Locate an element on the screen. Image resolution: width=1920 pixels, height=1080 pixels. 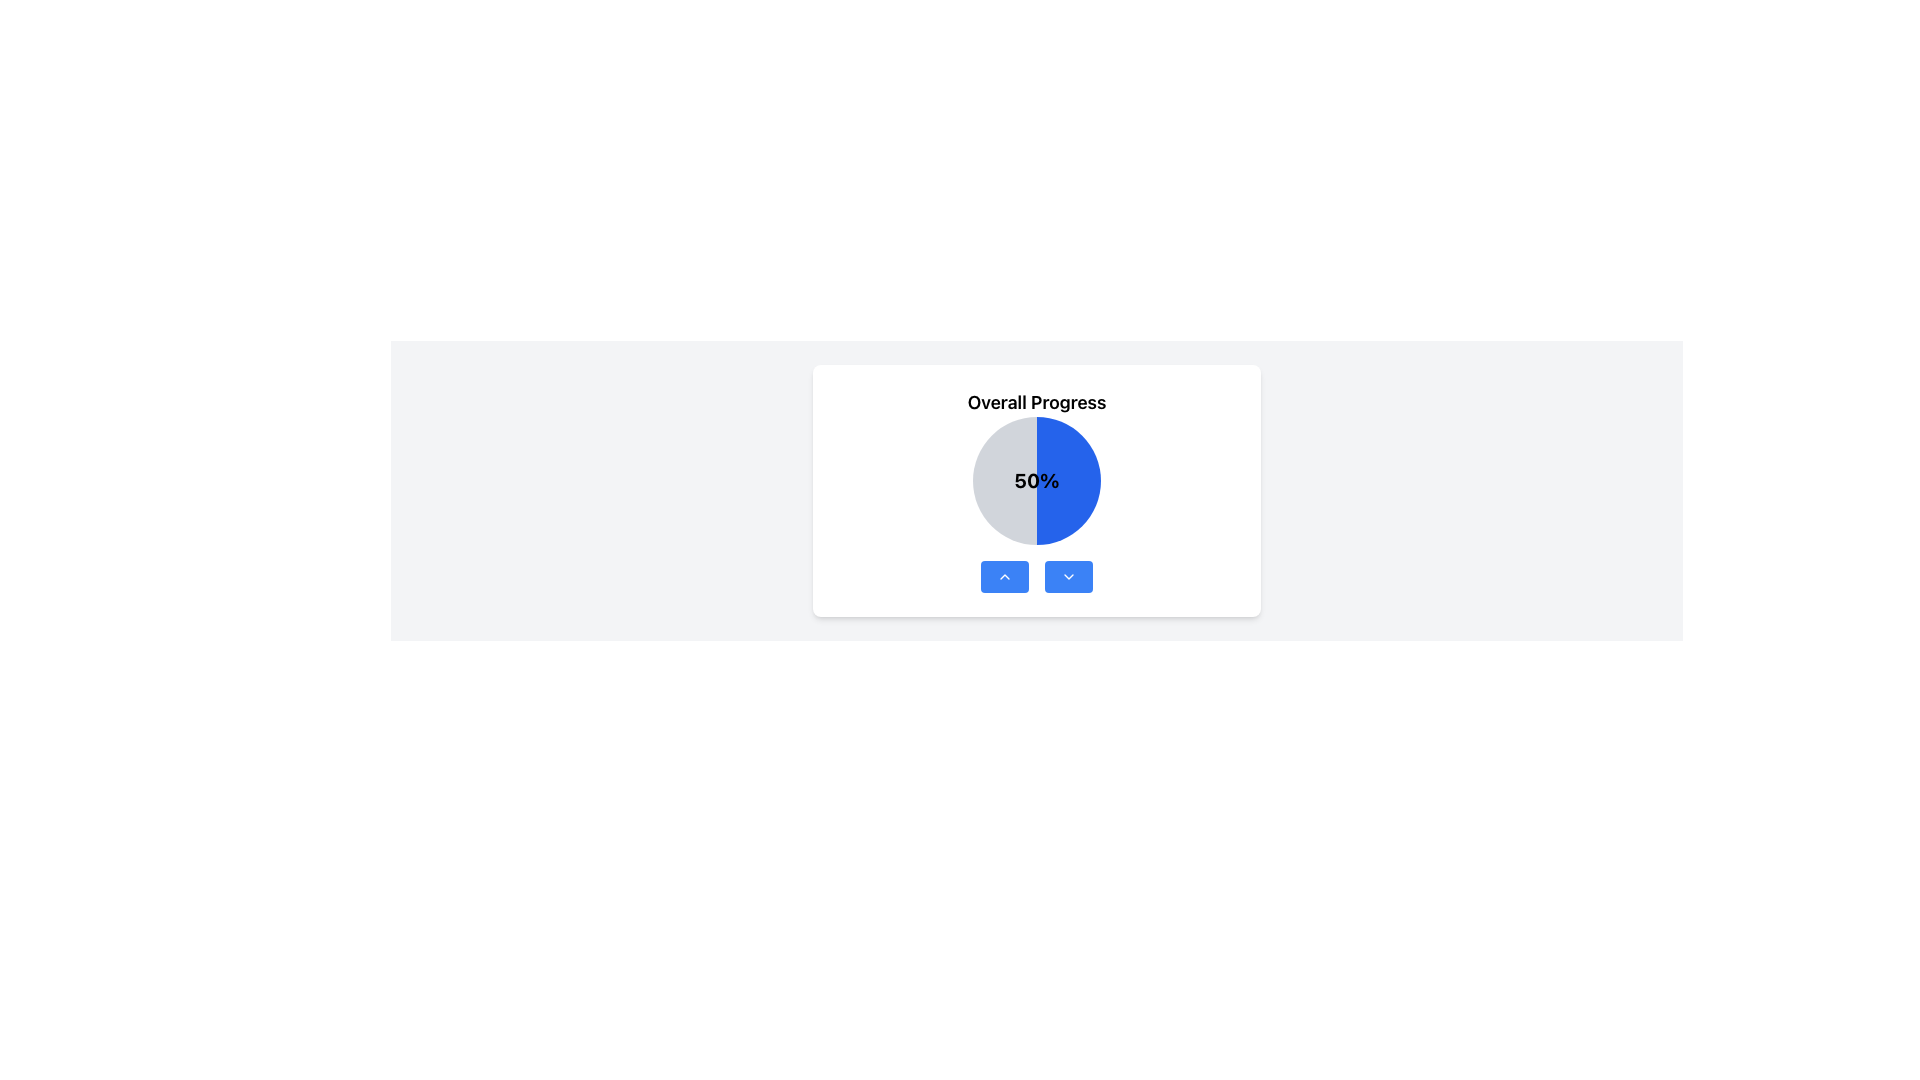
the downward button located below the progress circle in the 'Overall Progress' card to decrement the value is located at coordinates (1036, 577).